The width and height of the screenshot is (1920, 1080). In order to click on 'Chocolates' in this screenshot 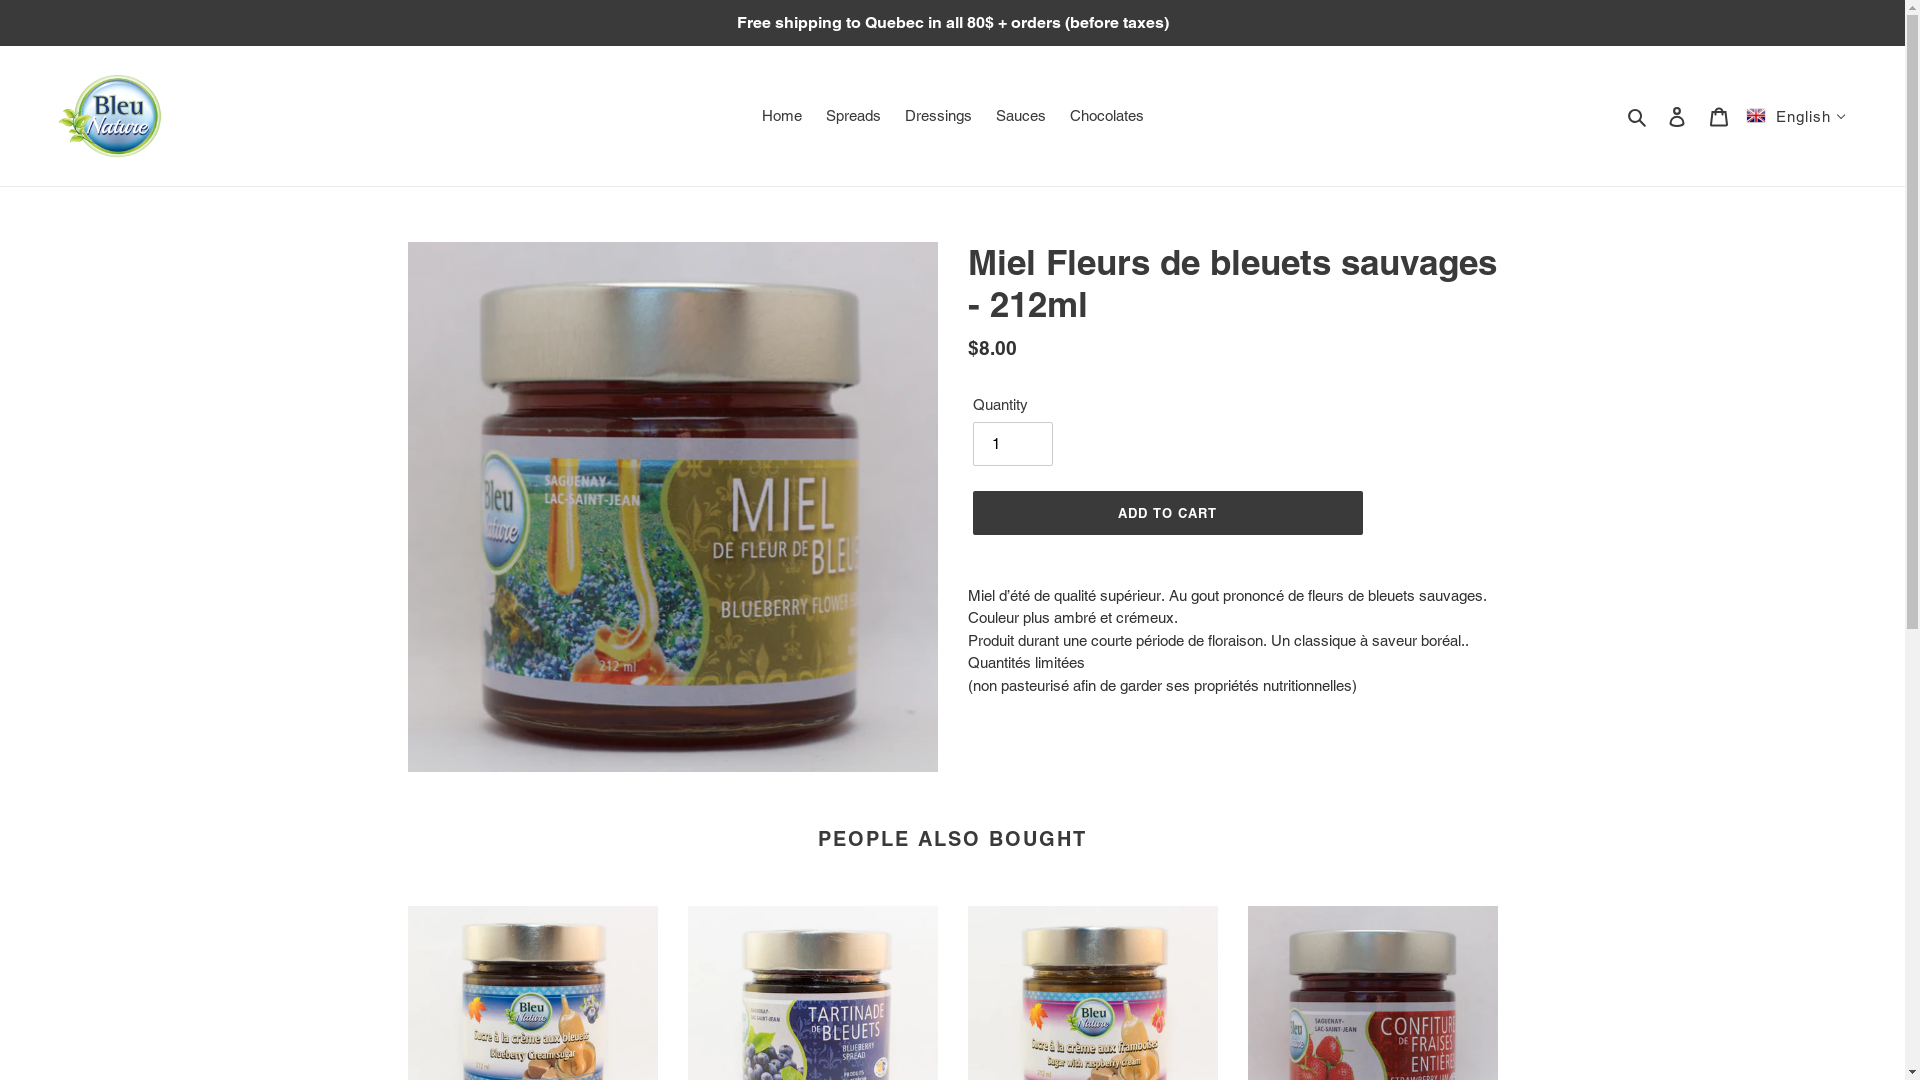, I will do `click(1059, 116)`.